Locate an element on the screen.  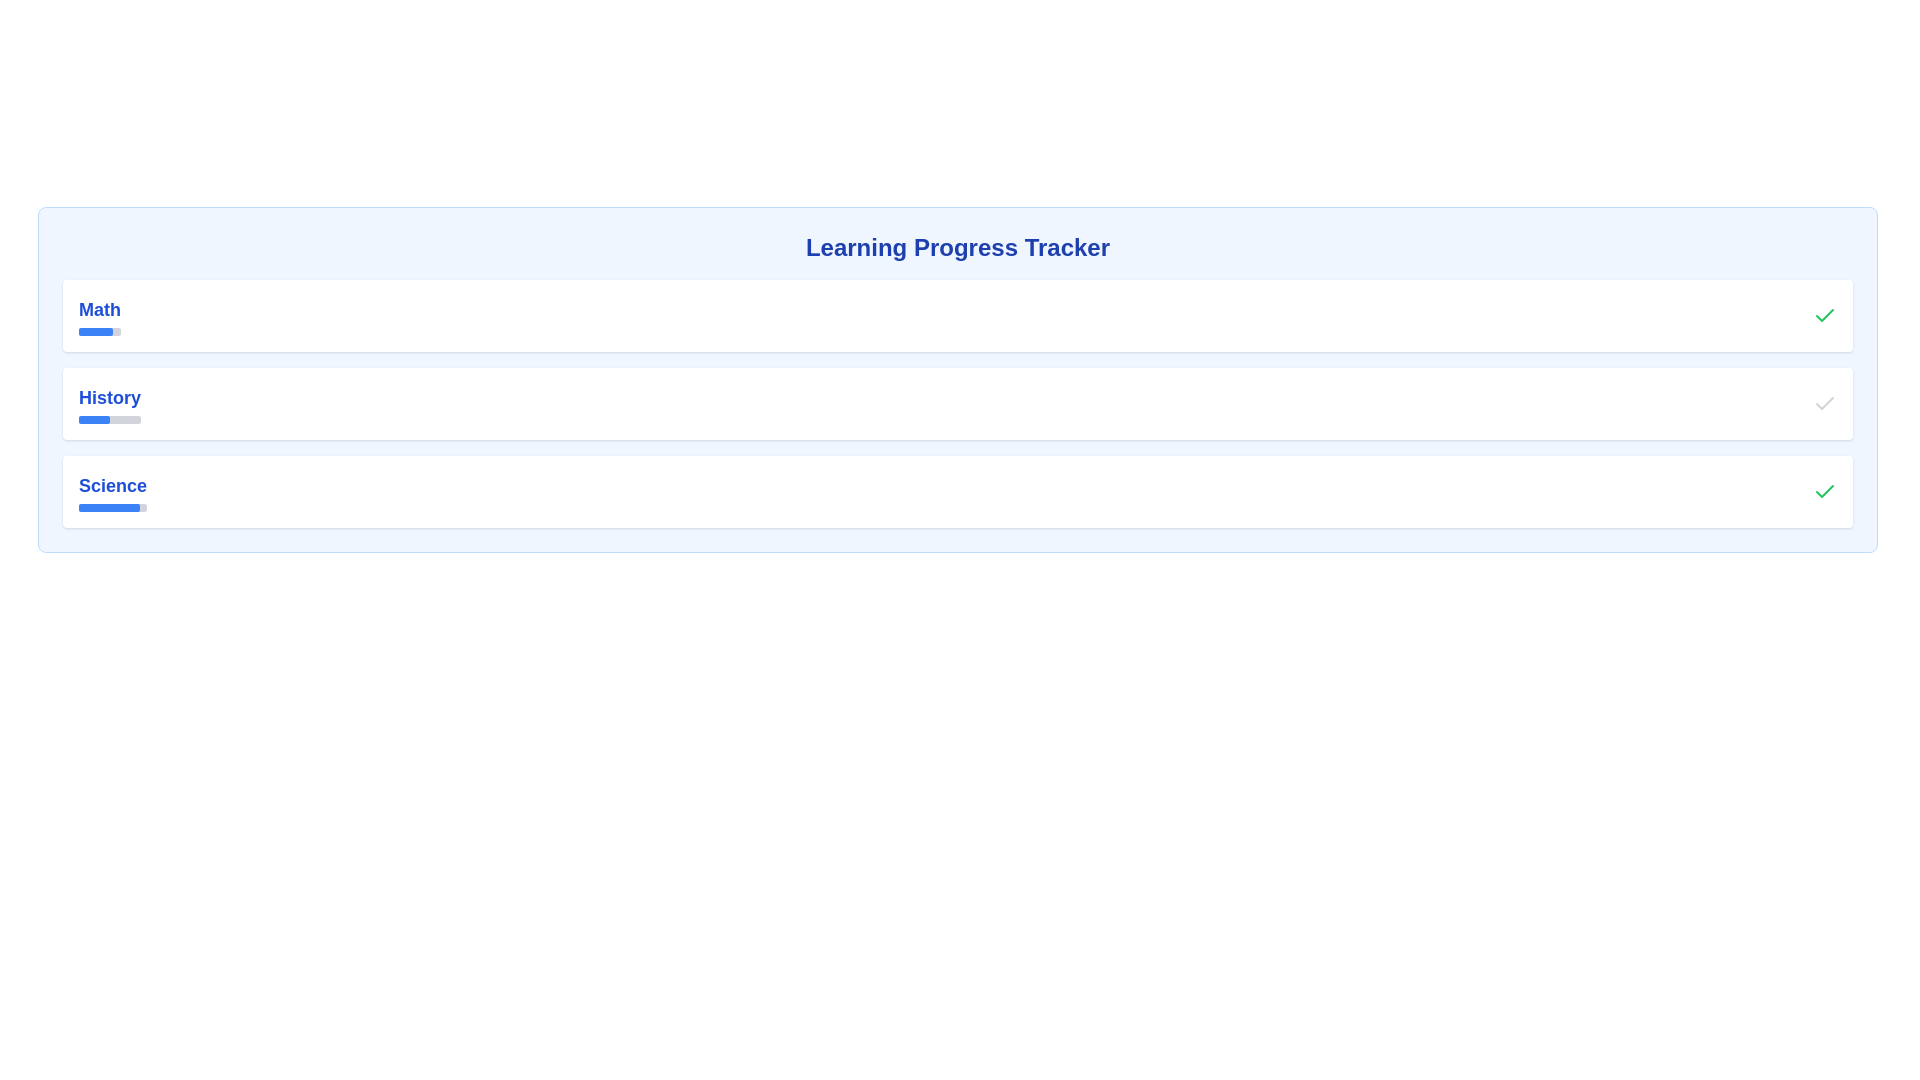
the progress tracker component representing the completion status of 'History,' which is the second element in a vertical list of subjects is located at coordinates (957, 404).